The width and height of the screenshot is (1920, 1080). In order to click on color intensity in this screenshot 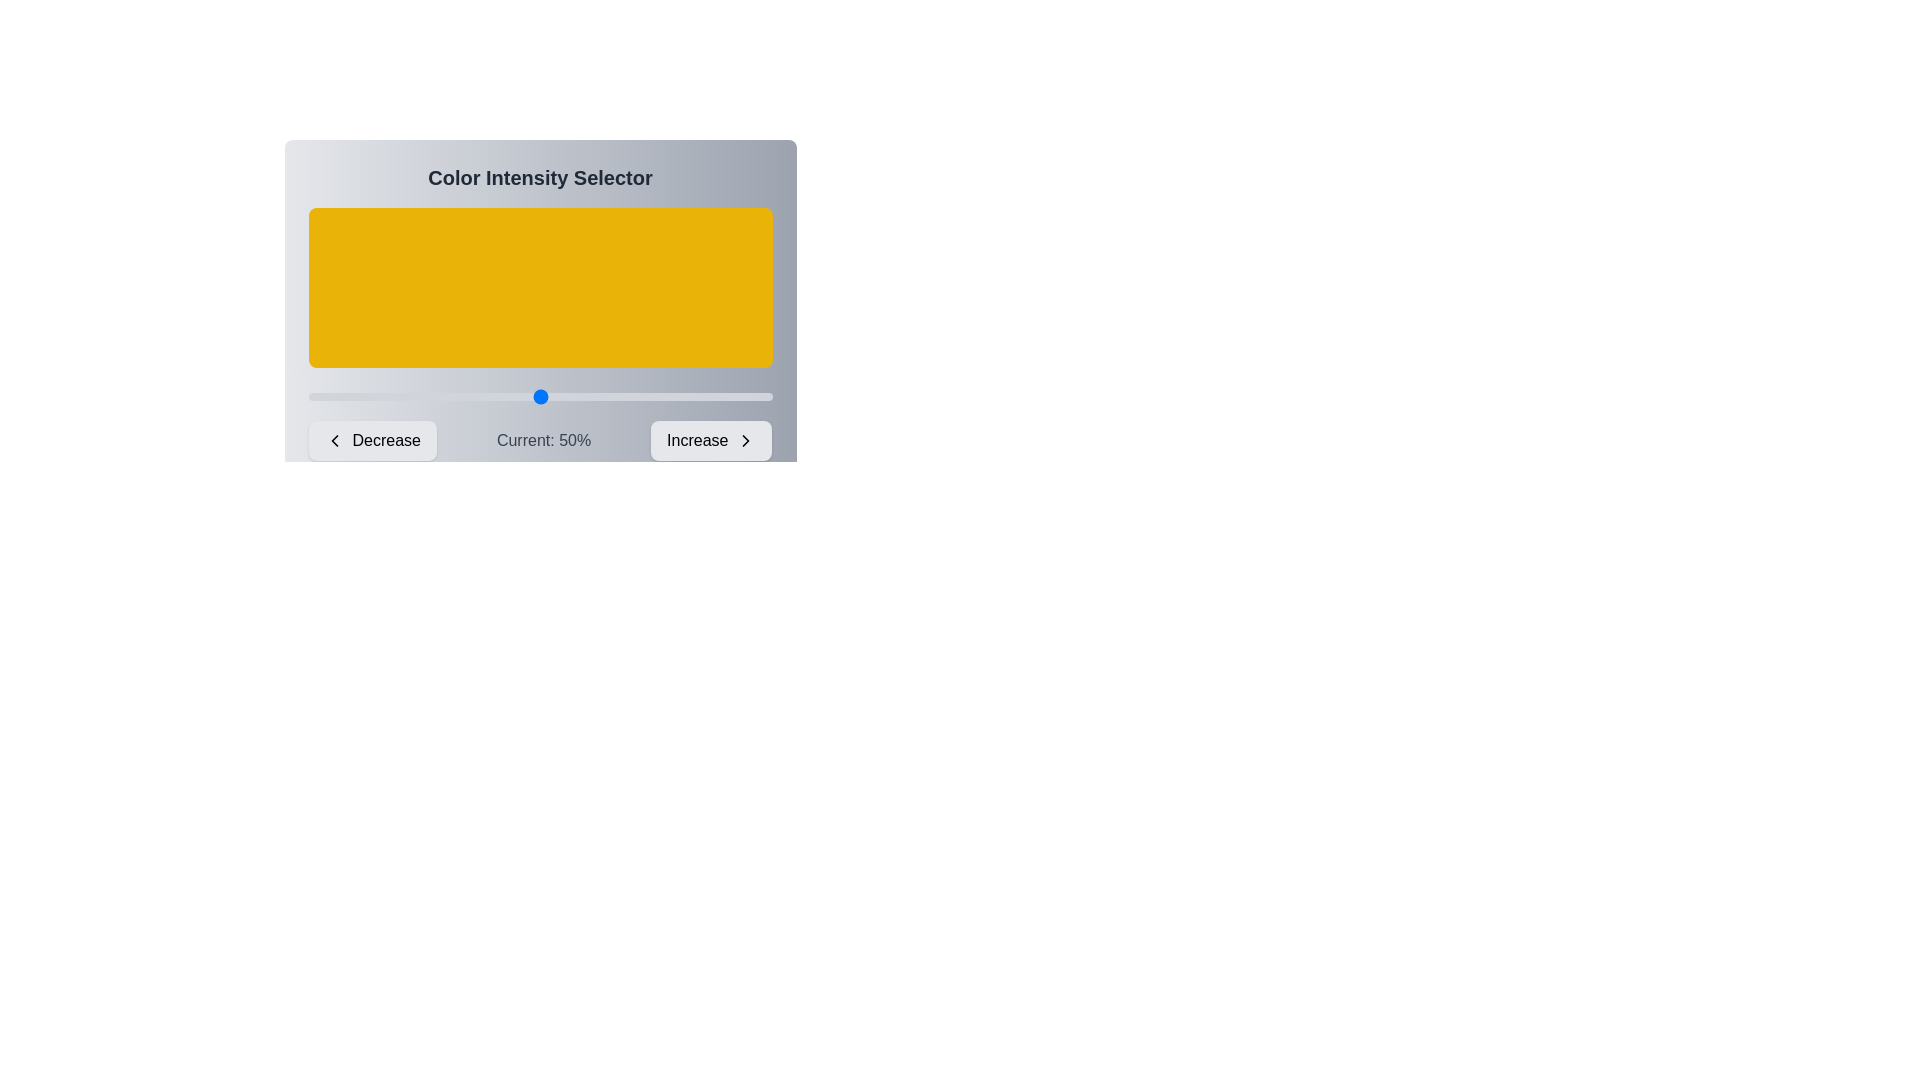, I will do `click(752, 397)`.